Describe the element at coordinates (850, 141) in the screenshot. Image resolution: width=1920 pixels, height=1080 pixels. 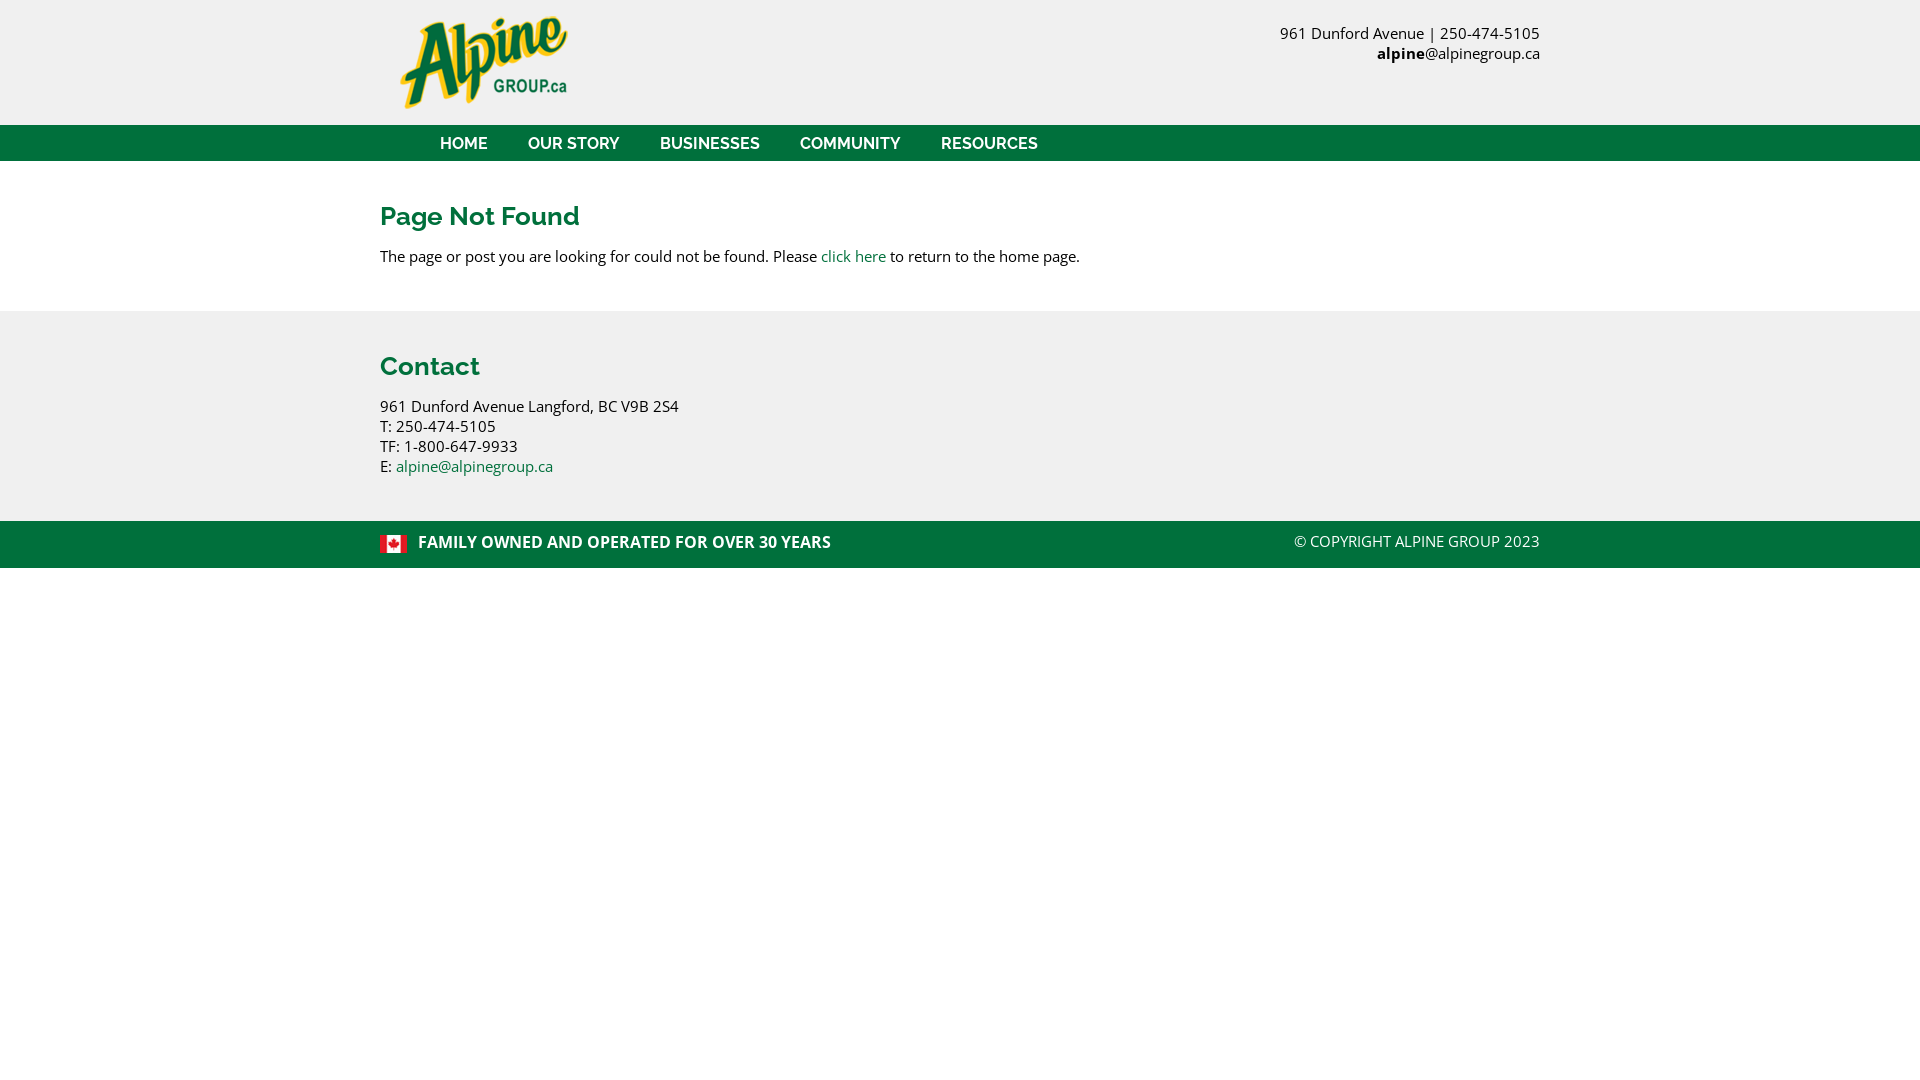
I see `'COMMUNITY'` at that location.